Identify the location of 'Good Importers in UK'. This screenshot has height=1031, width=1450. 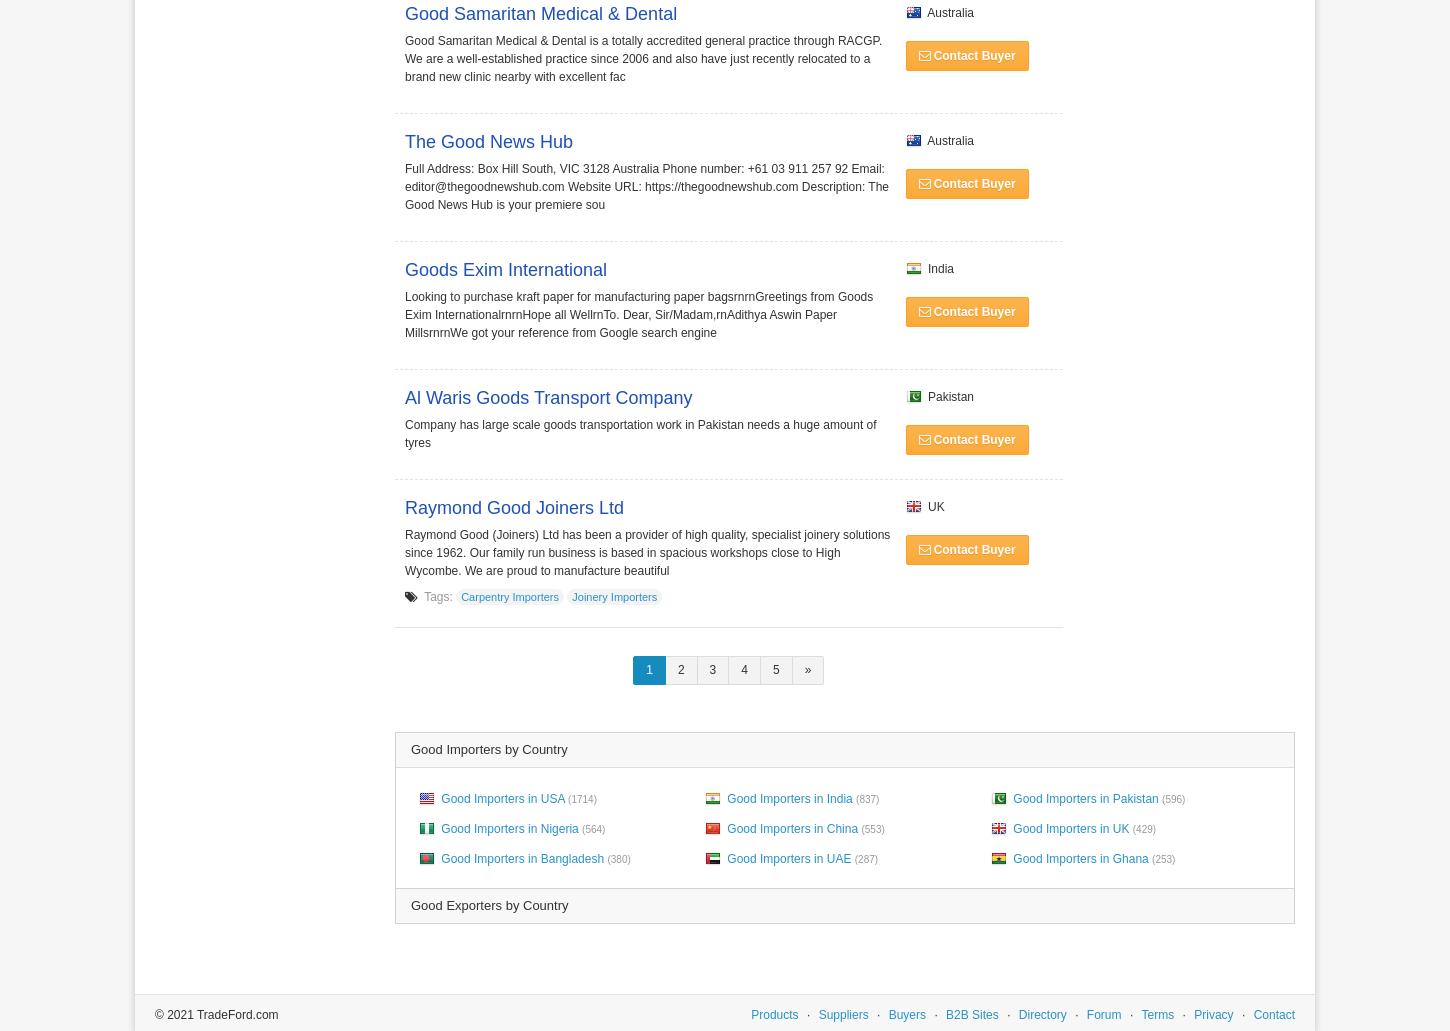
(1070, 827).